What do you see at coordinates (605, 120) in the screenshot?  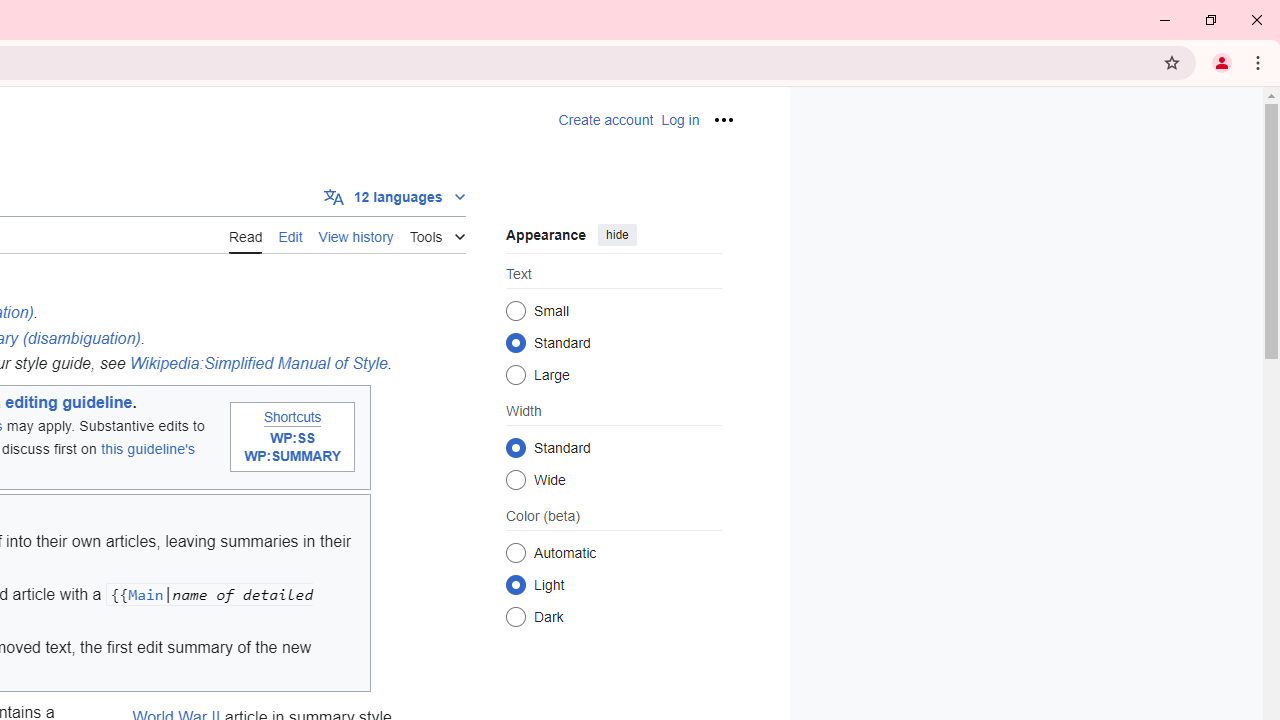 I see `'Create account'` at bounding box center [605, 120].